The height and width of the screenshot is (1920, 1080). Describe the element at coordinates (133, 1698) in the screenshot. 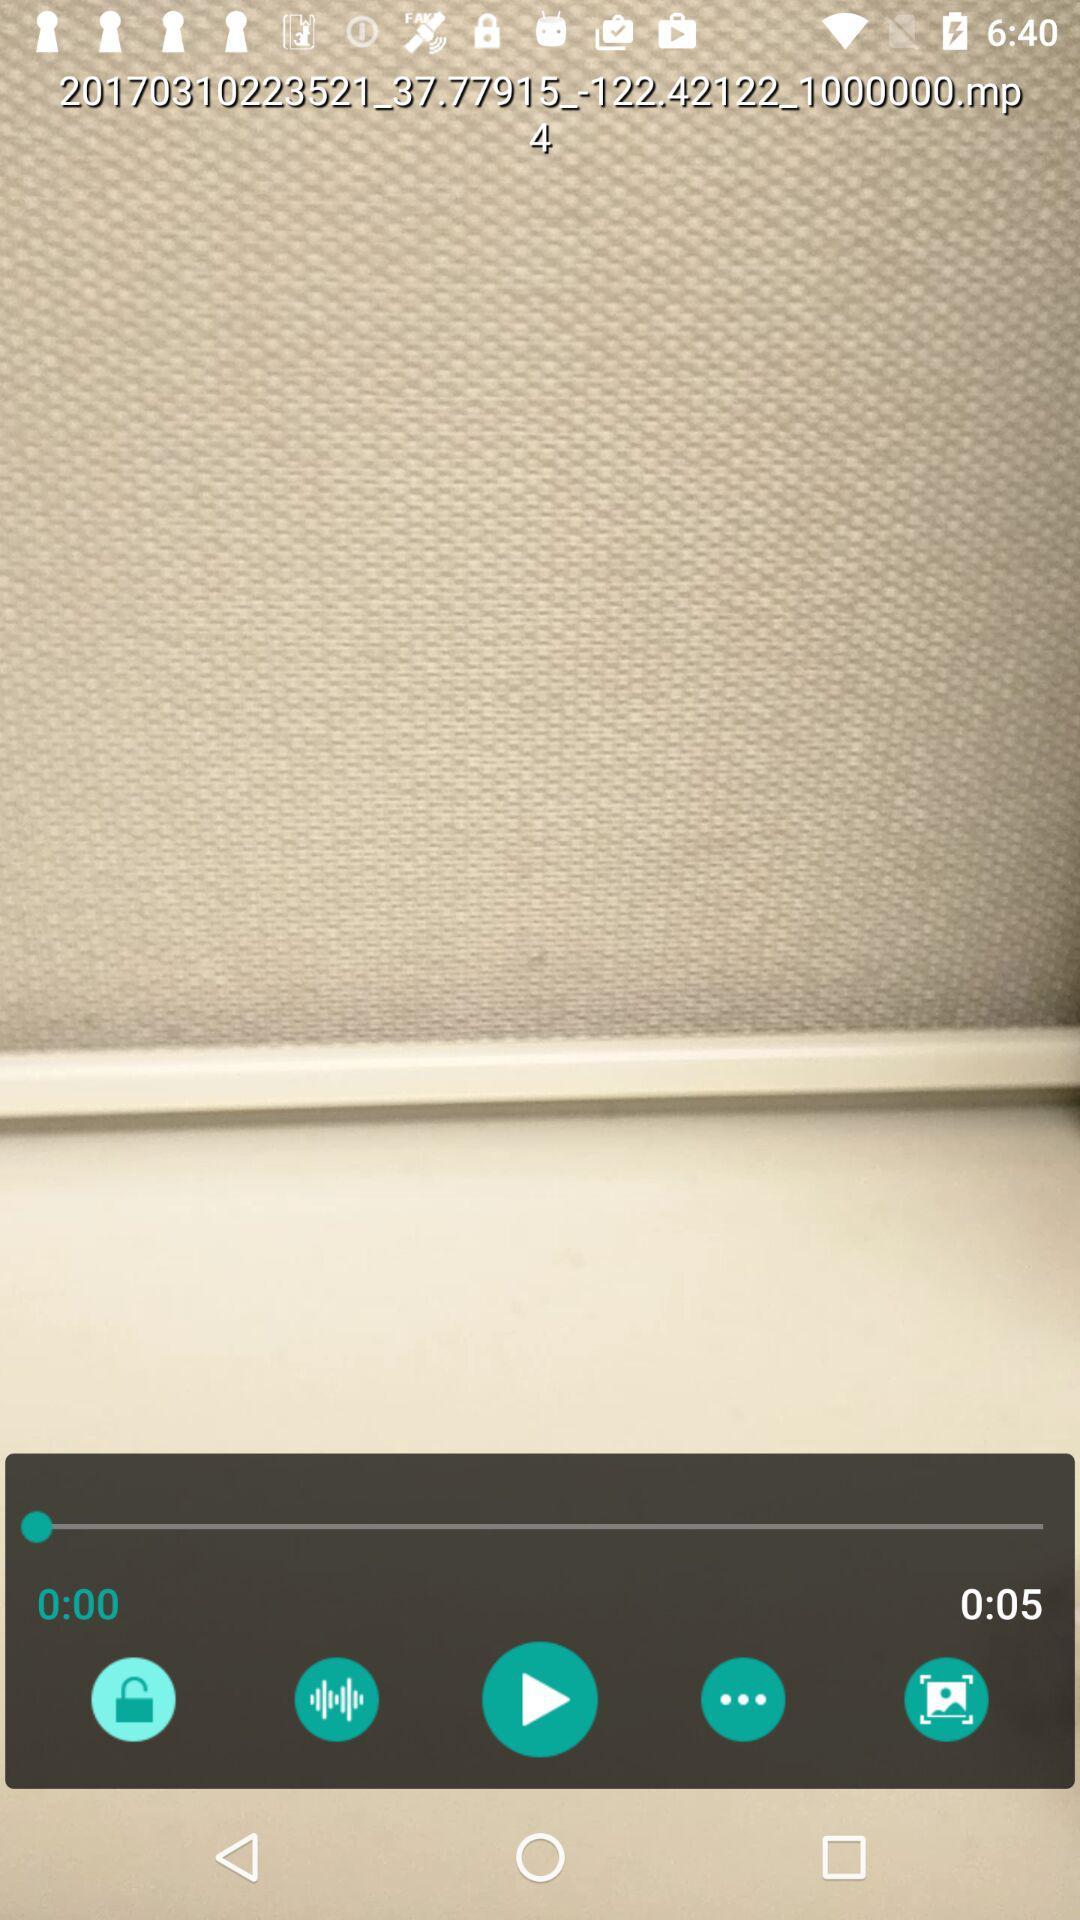

I see `make private` at that location.